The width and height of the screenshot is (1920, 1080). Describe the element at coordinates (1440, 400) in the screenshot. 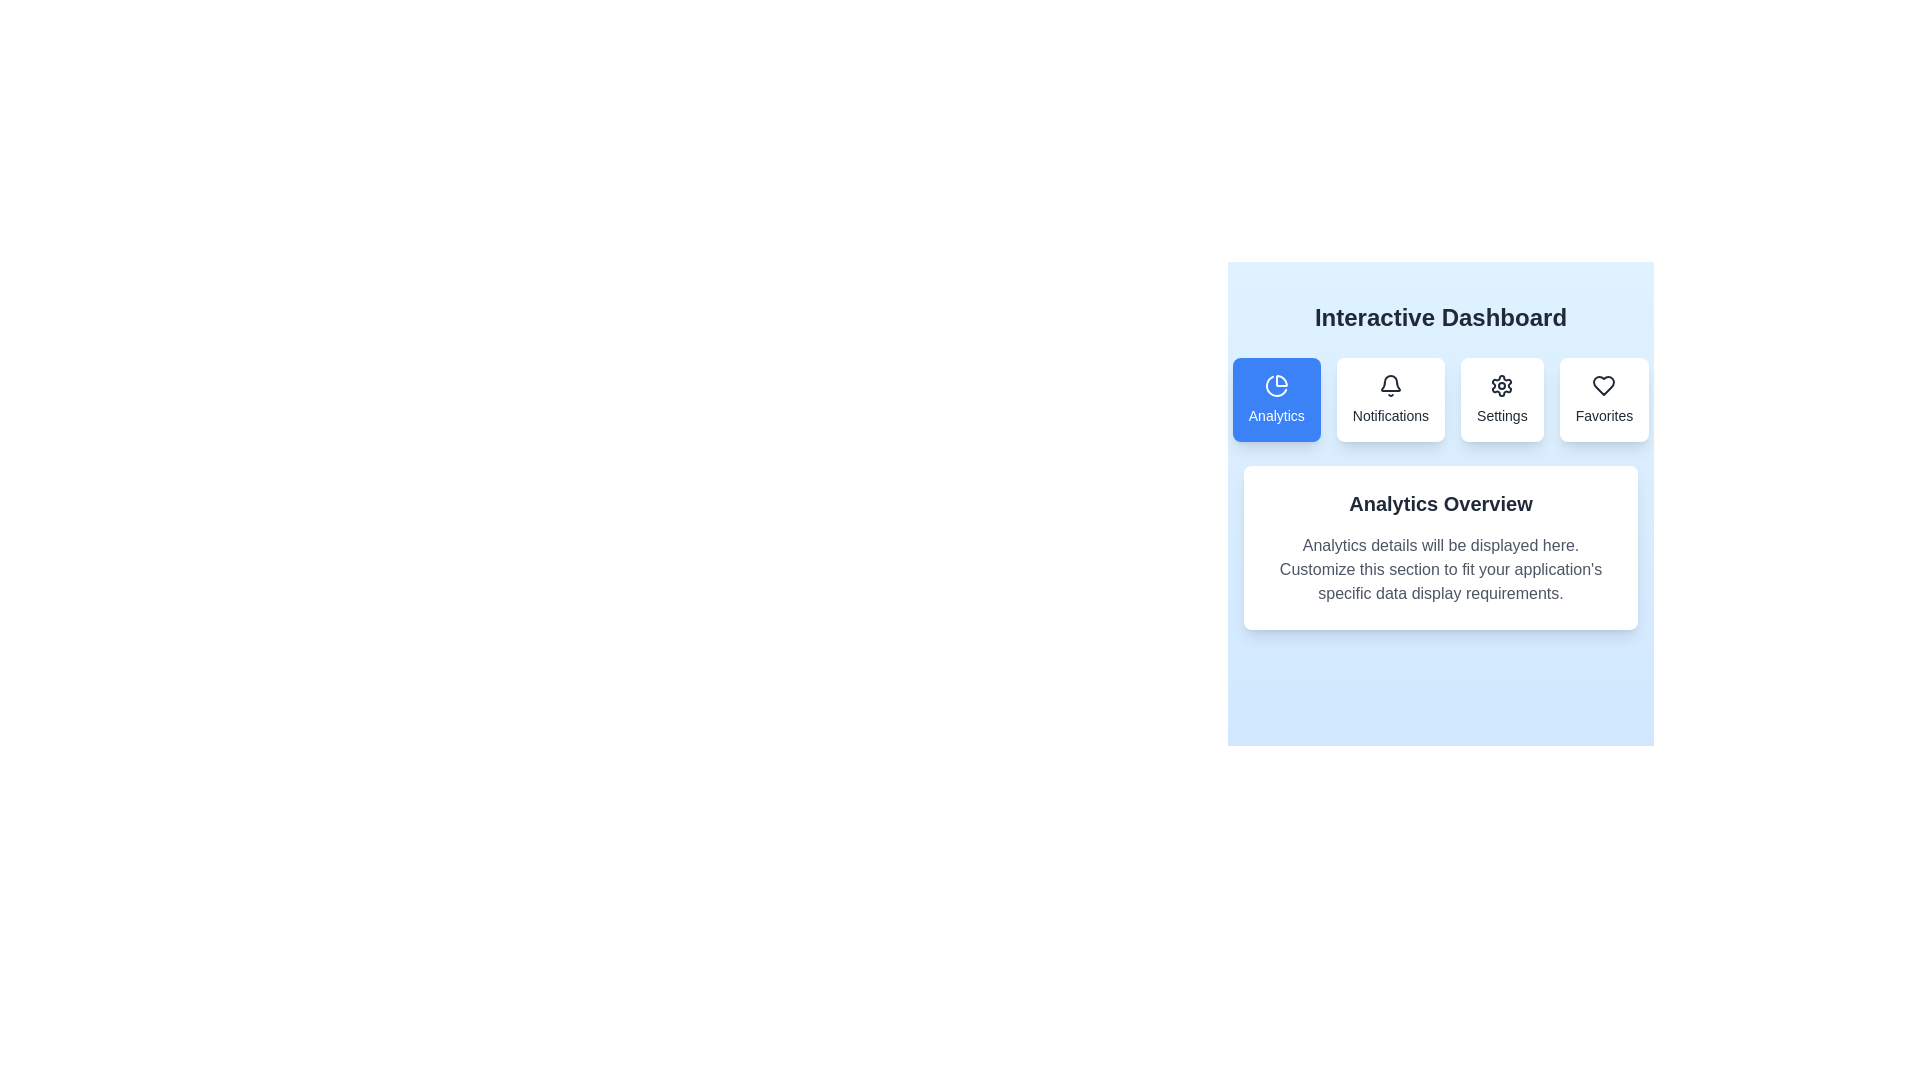

I see `the 'Notifications' icon in the Navigational menu located at the top-center of the interface` at that location.